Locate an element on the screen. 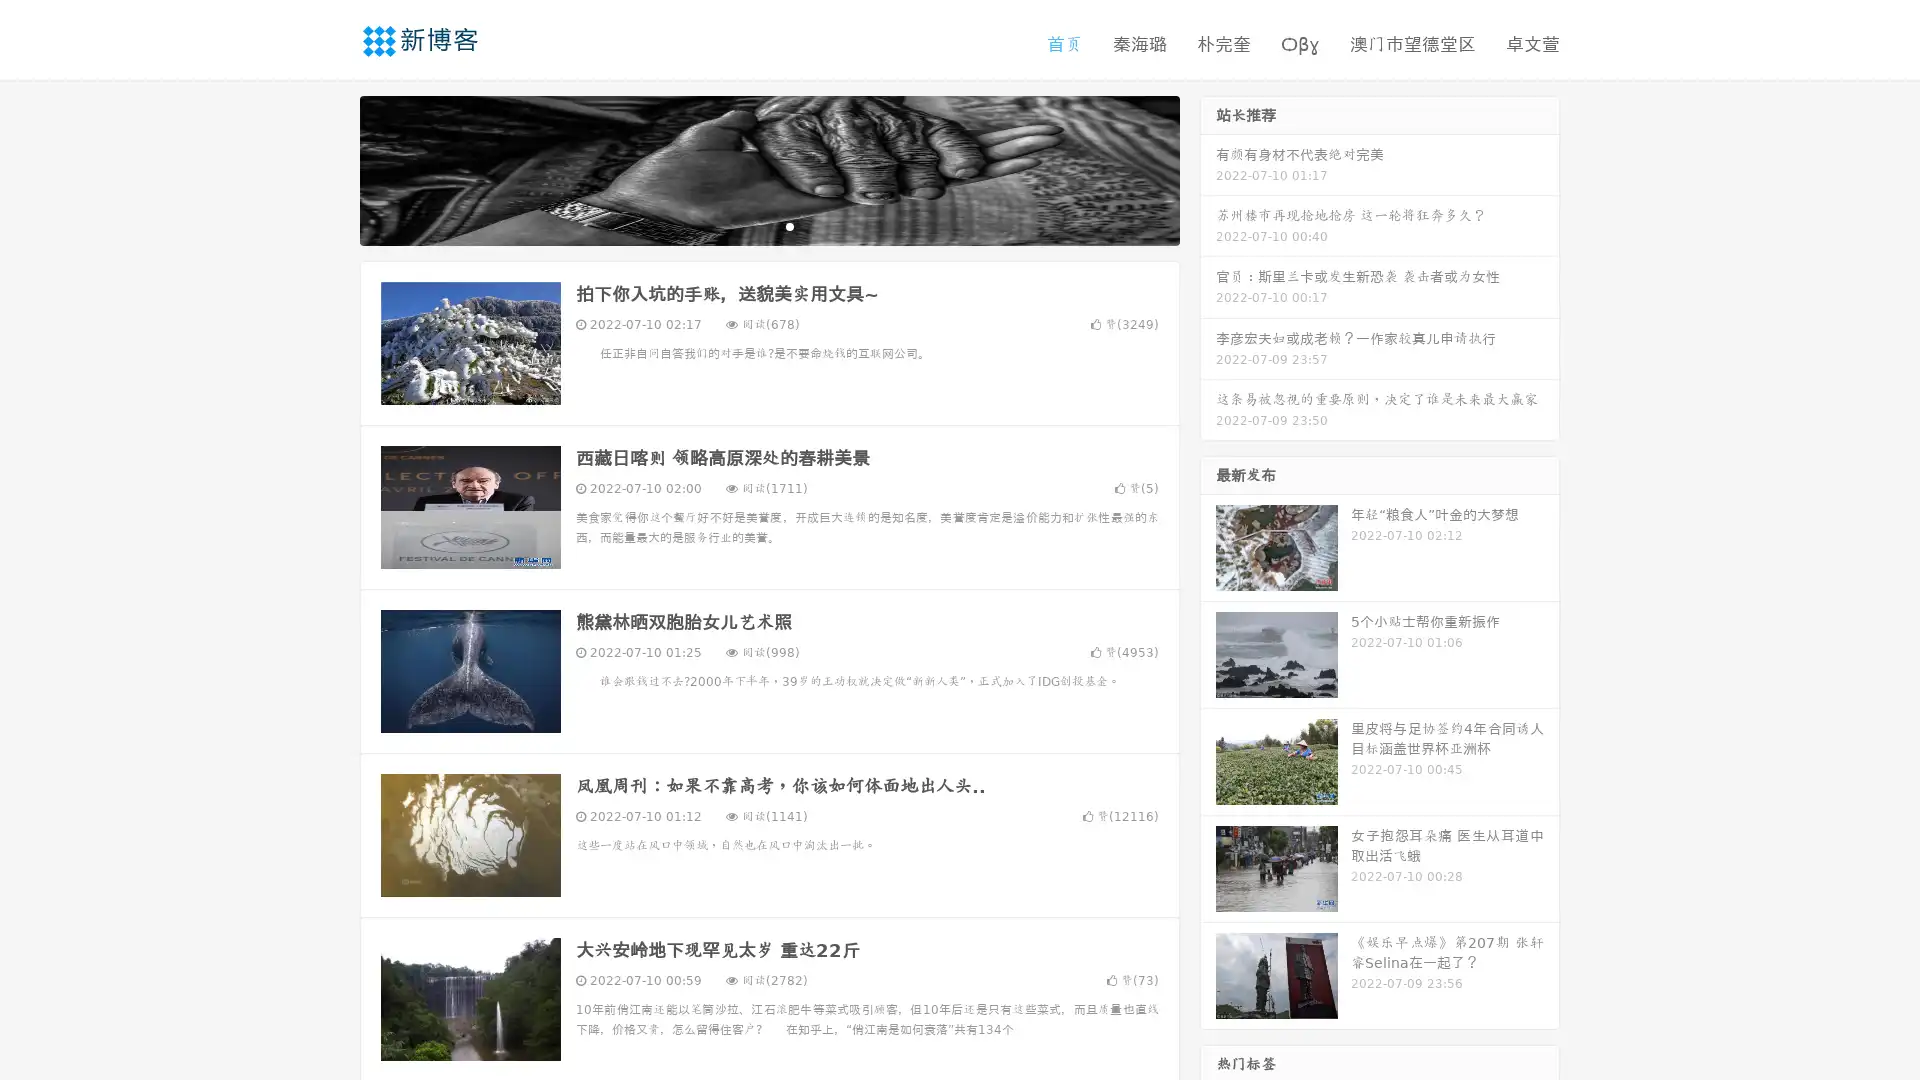  Previous slide is located at coordinates (330, 168).